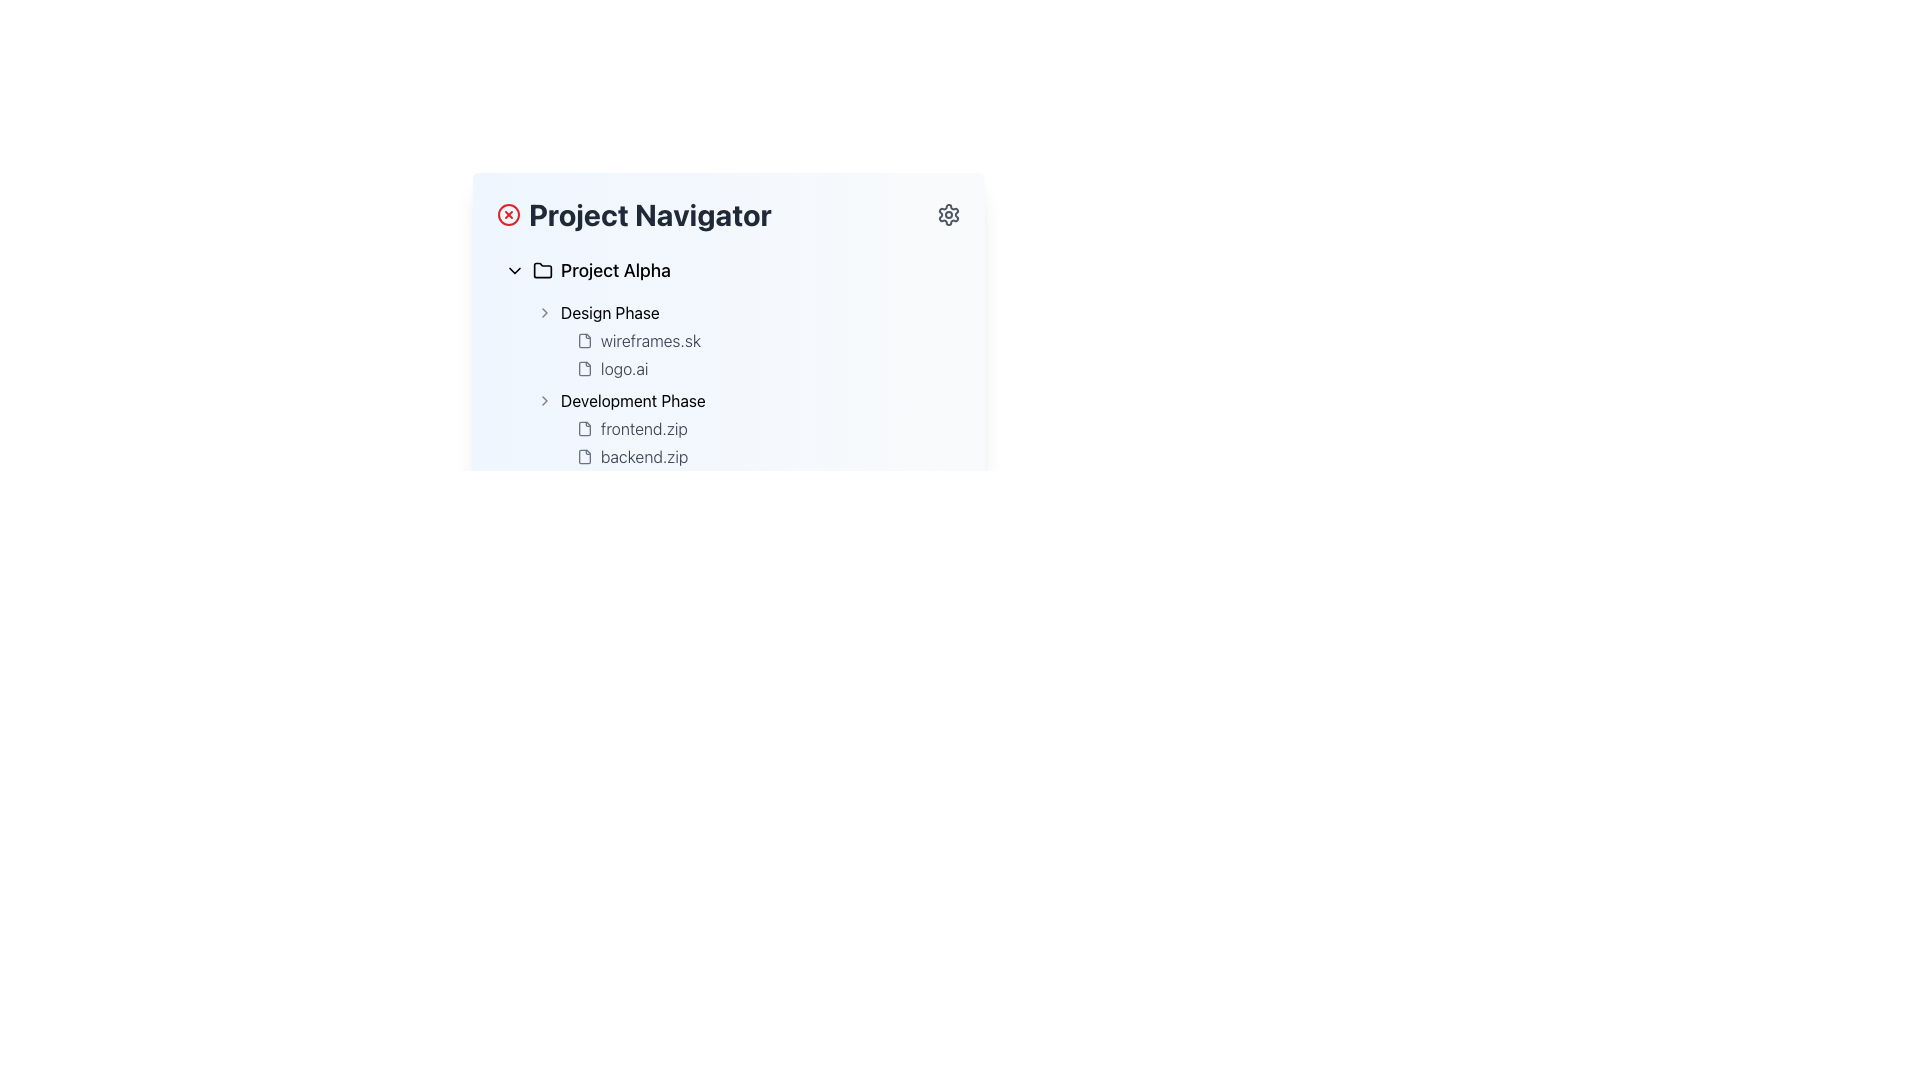 This screenshot has width=1920, height=1080. I want to click on the rectangular file icon with a folded corner located under the 'Design Phase' subheading, between 'wireframes.sk' and the 'Development Phase' section, so click(584, 369).